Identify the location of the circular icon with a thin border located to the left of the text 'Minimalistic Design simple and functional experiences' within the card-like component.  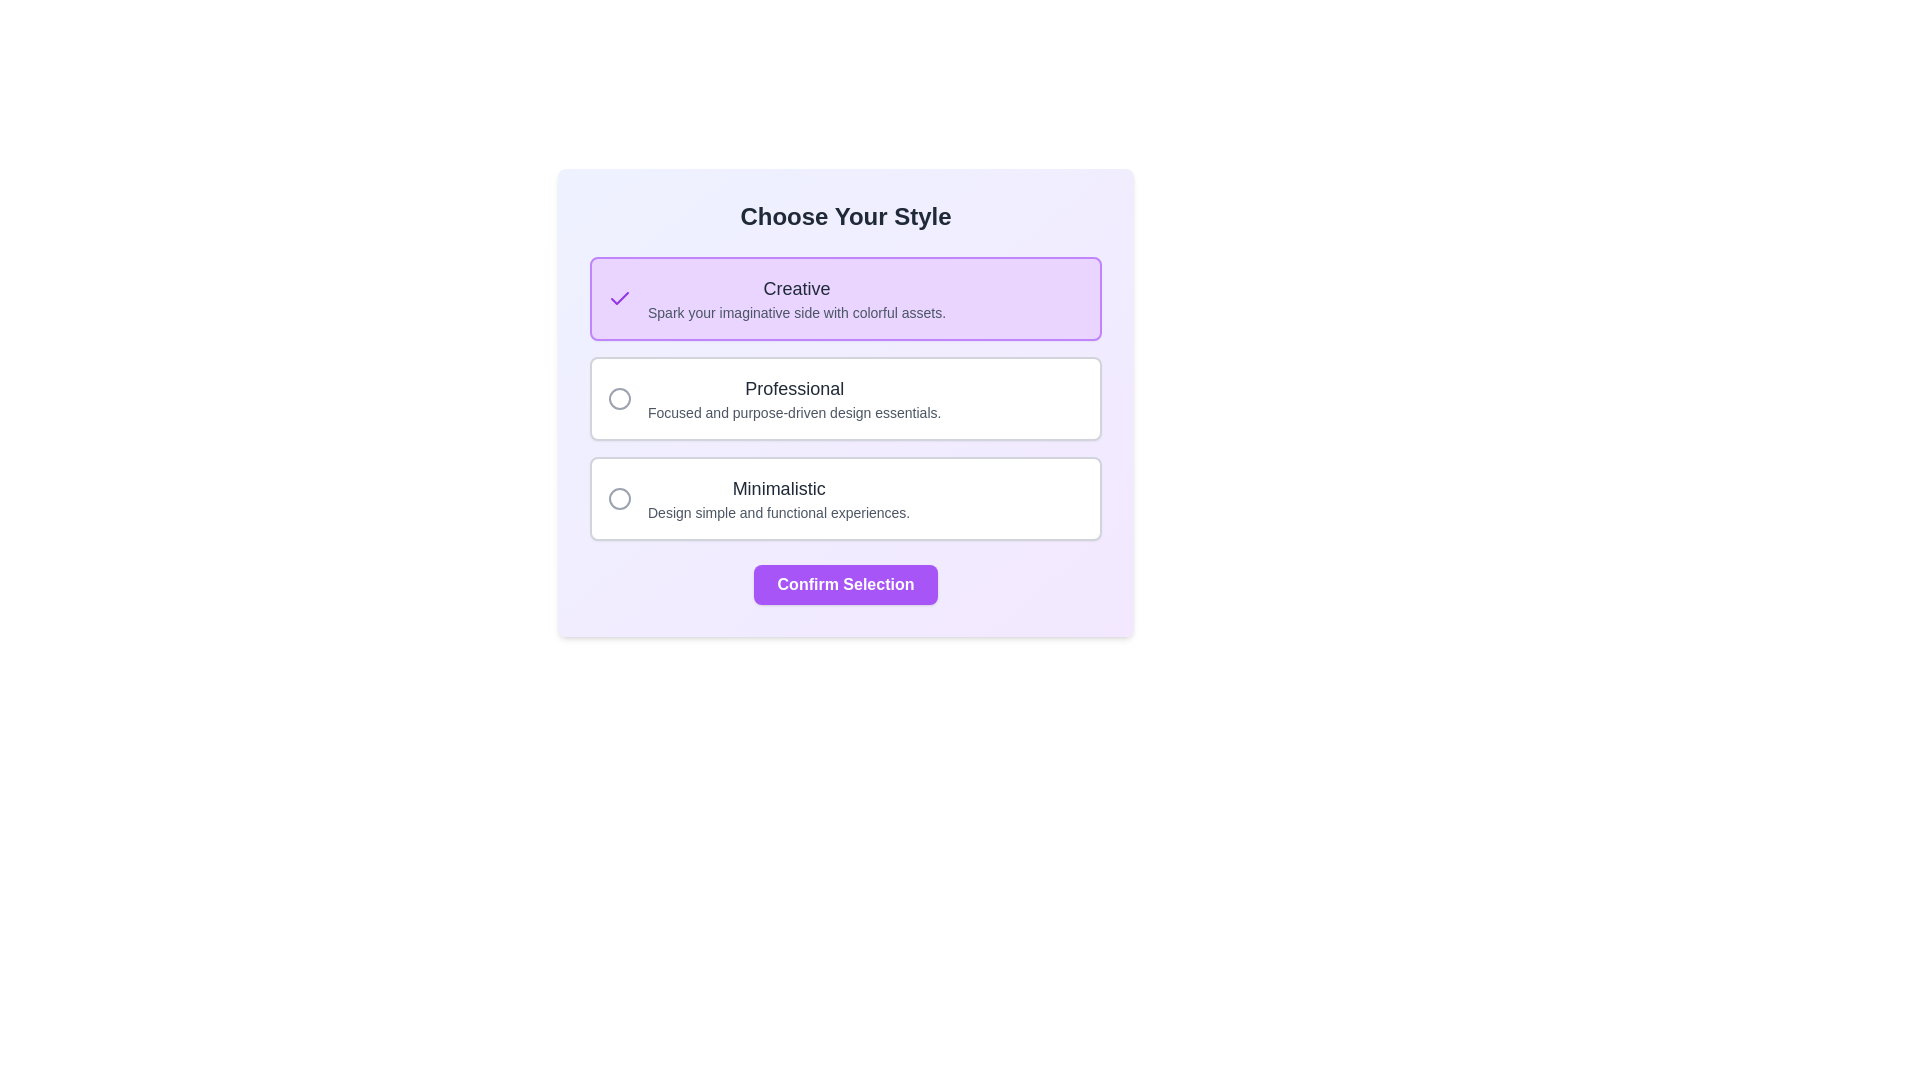
(618, 497).